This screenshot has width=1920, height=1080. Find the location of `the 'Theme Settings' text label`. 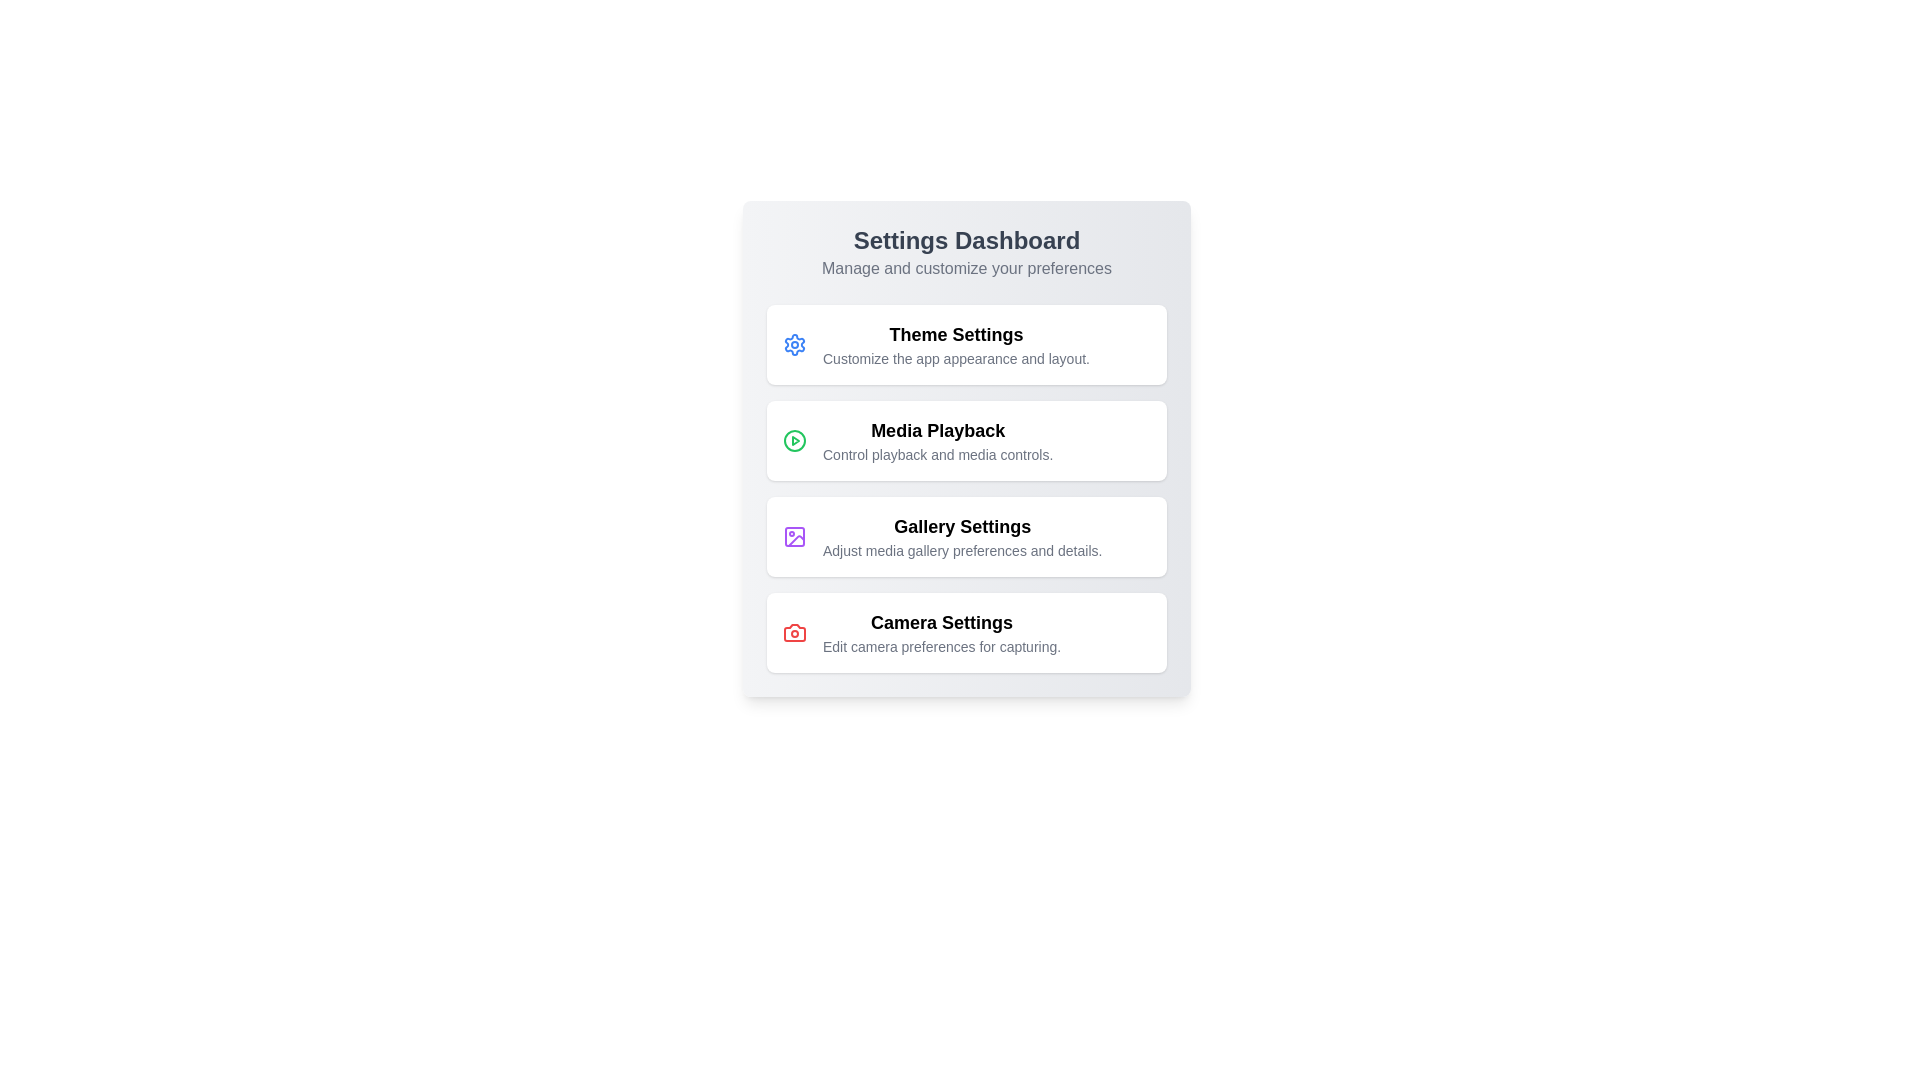

the 'Theme Settings' text label is located at coordinates (955, 334).